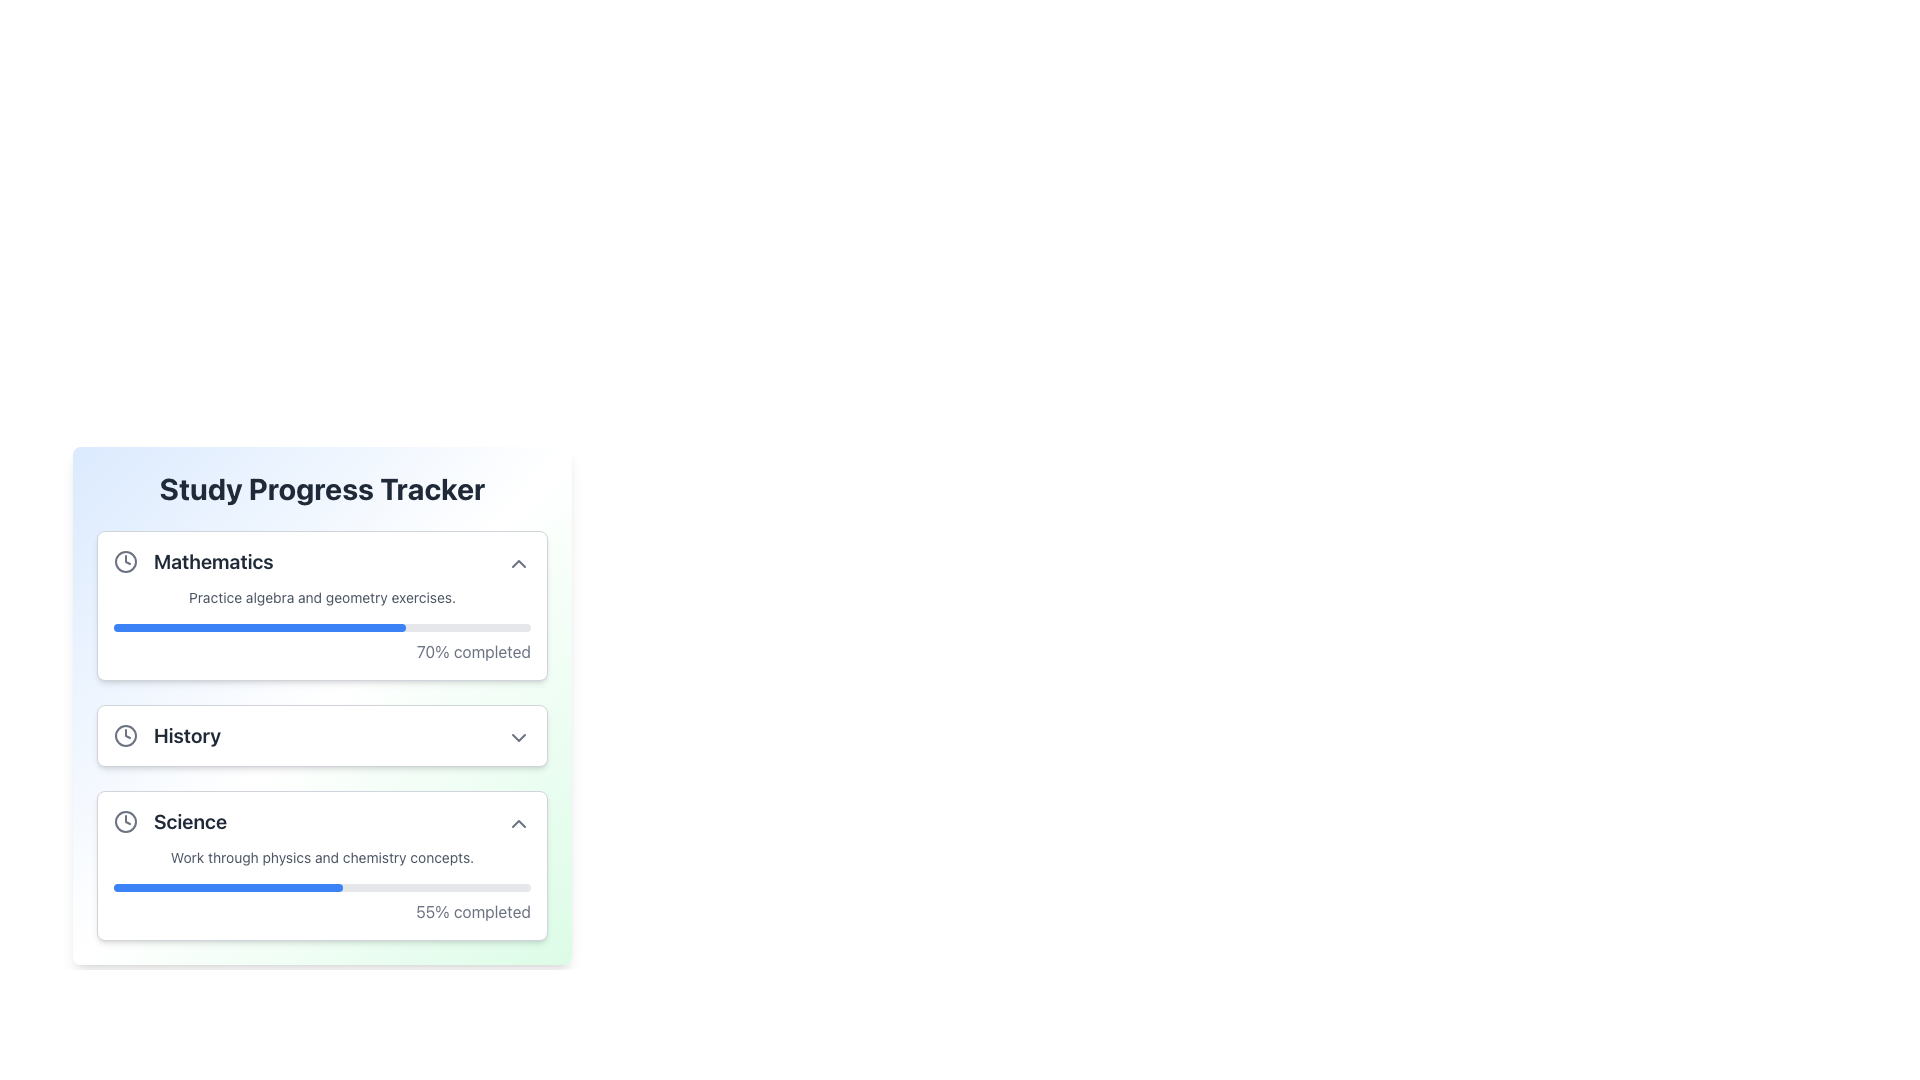  Describe the element at coordinates (124, 562) in the screenshot. I see `the clock icon representing time-related information associated with the 'Mathematics' section for accessibility navigation` at that location.